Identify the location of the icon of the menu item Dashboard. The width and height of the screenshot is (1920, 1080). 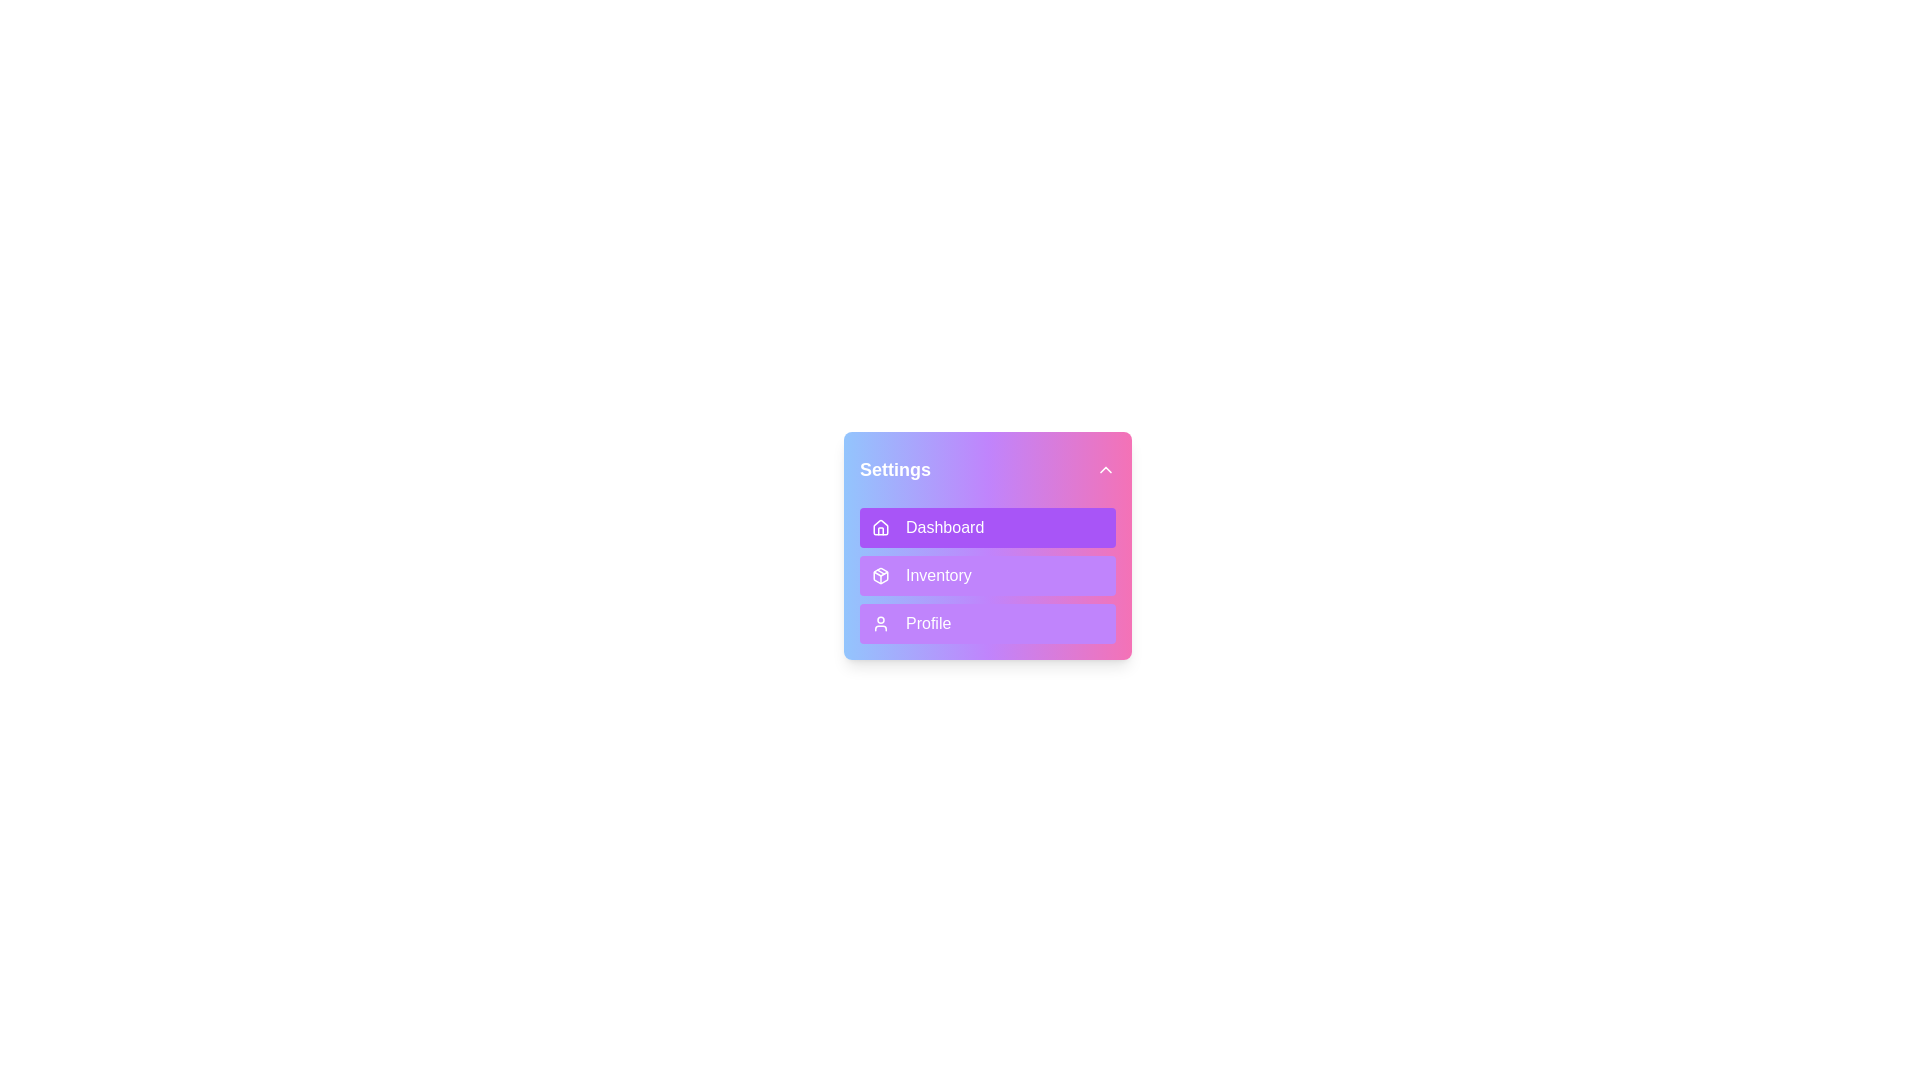
(880, 527).